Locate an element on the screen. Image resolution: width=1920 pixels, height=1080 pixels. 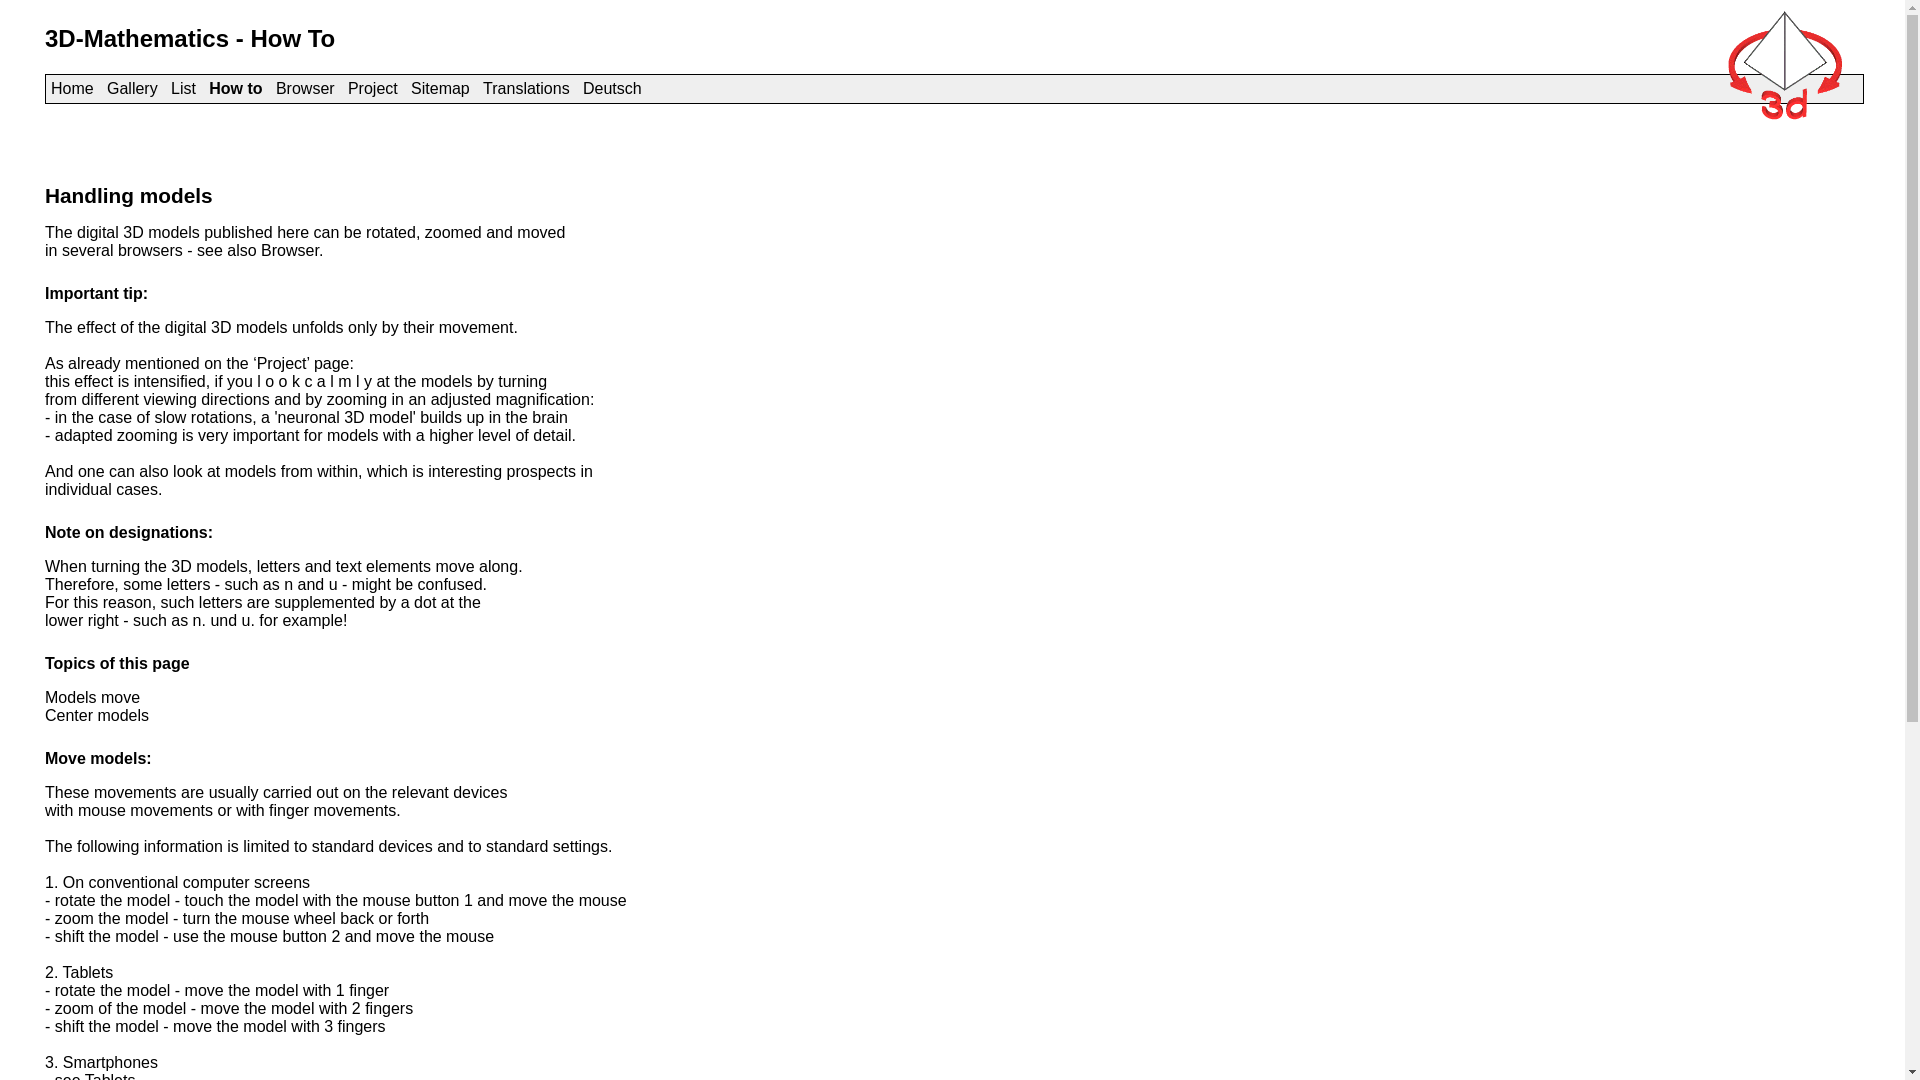
'How to' is located at coordinates (235, 87).